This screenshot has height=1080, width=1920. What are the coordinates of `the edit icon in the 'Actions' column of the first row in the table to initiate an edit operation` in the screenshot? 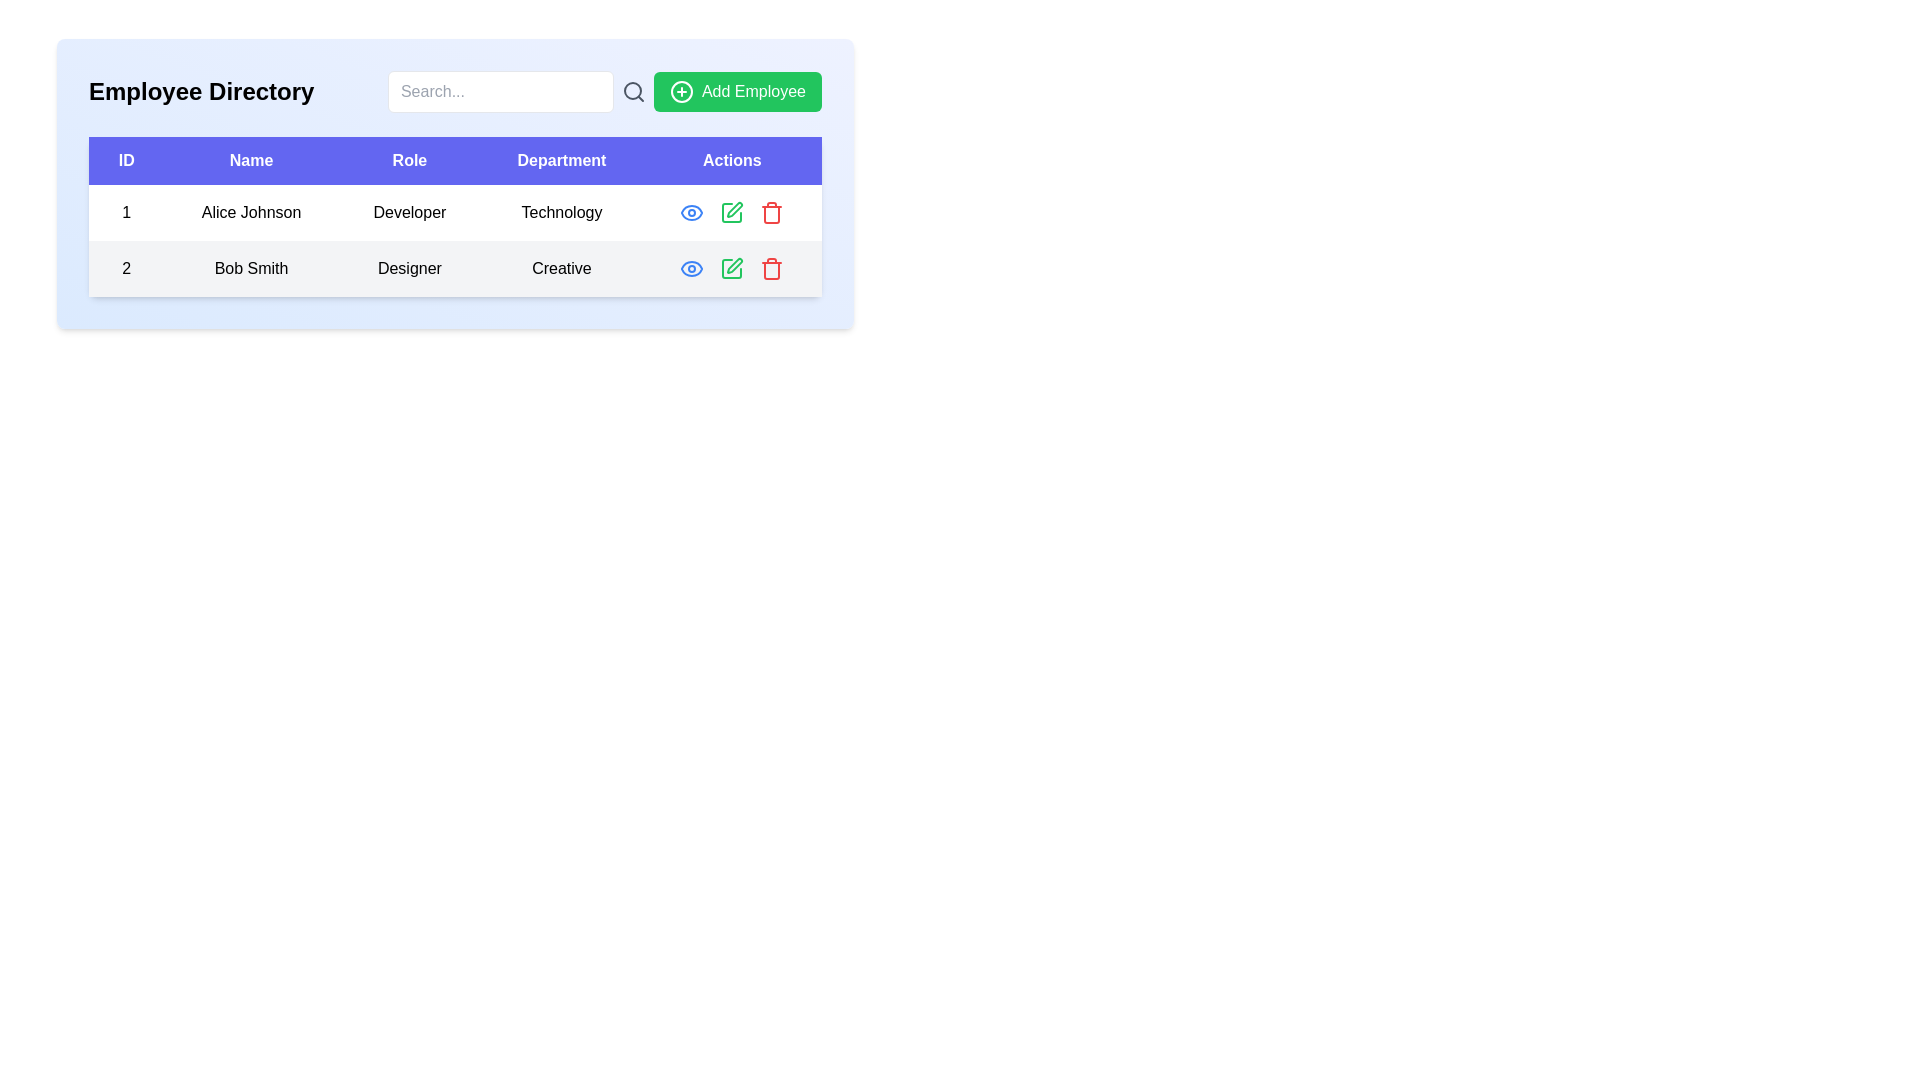 It's located at (731, 212).